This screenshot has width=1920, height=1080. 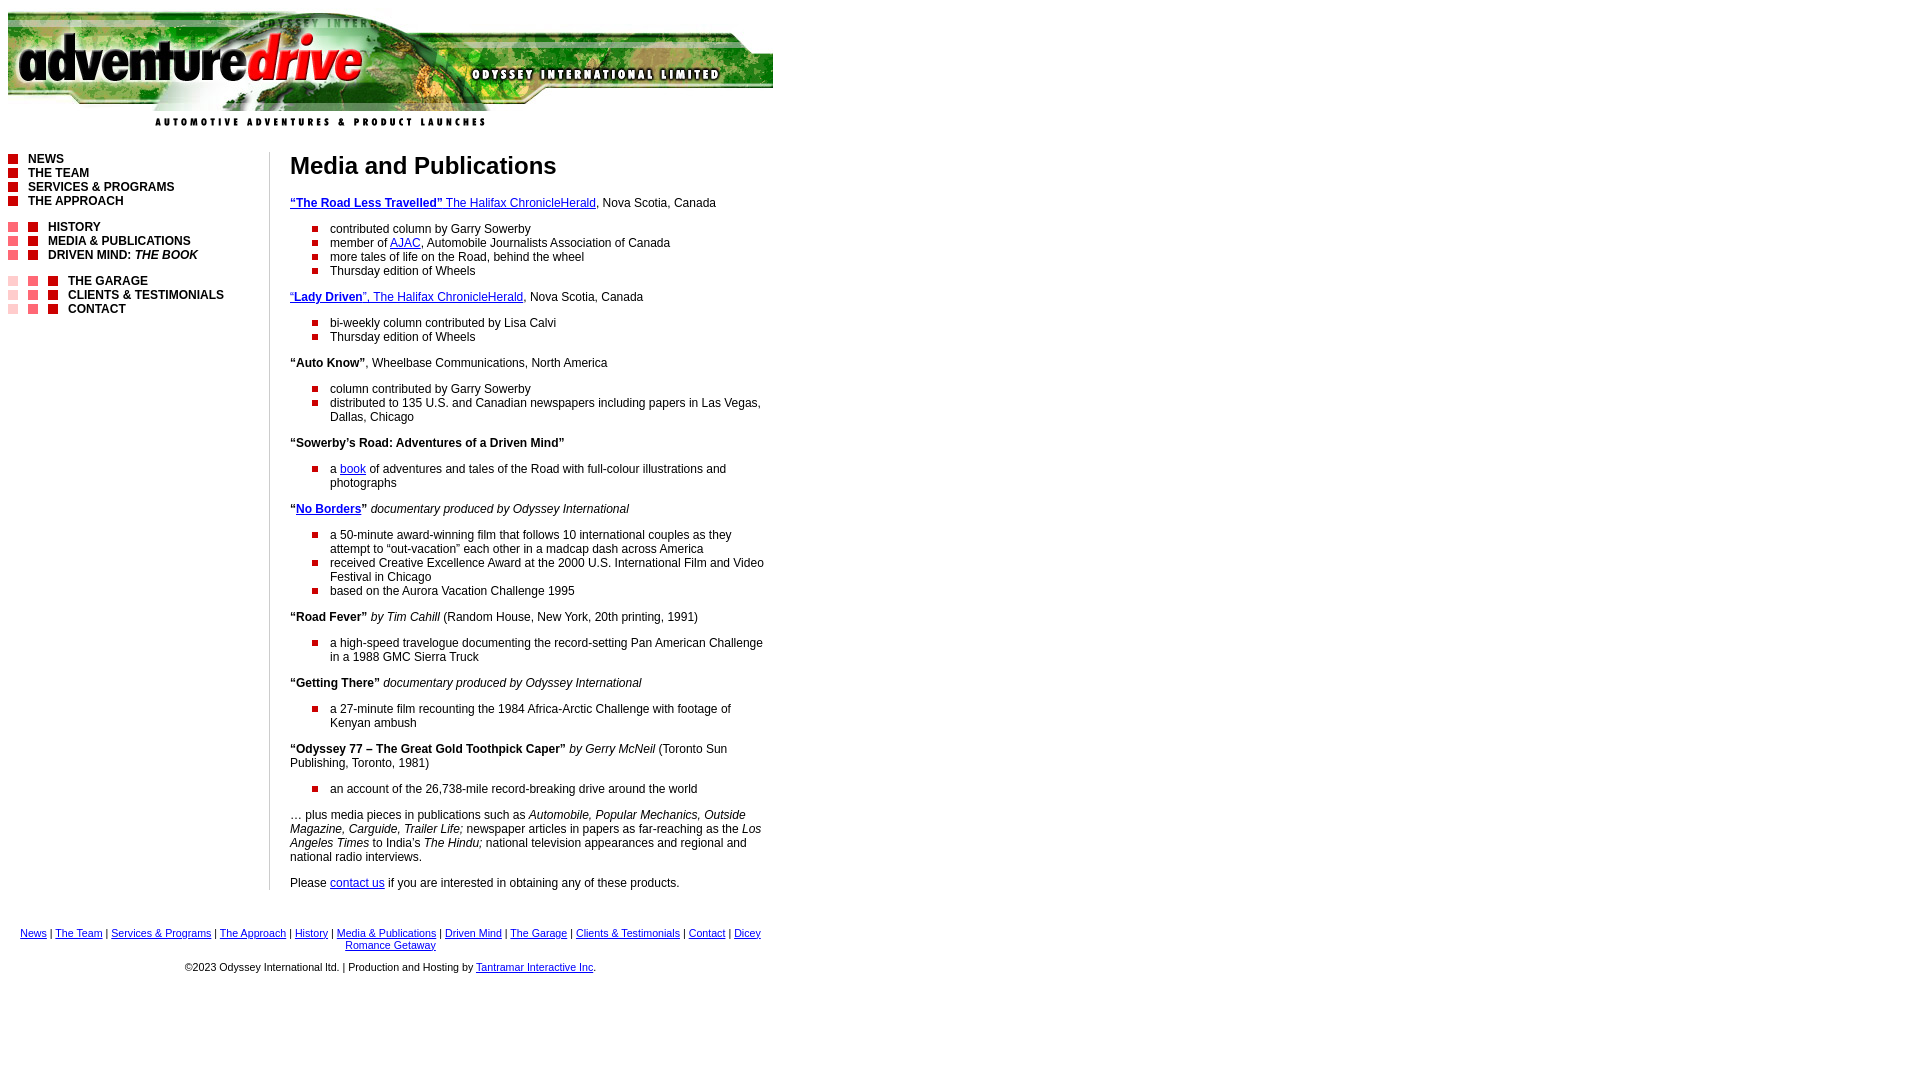 What do you see at coordinates (99, 186) in the screenshot?
I see `'SERVICES & PROGRAMS'` at bounding box center [99, 186].